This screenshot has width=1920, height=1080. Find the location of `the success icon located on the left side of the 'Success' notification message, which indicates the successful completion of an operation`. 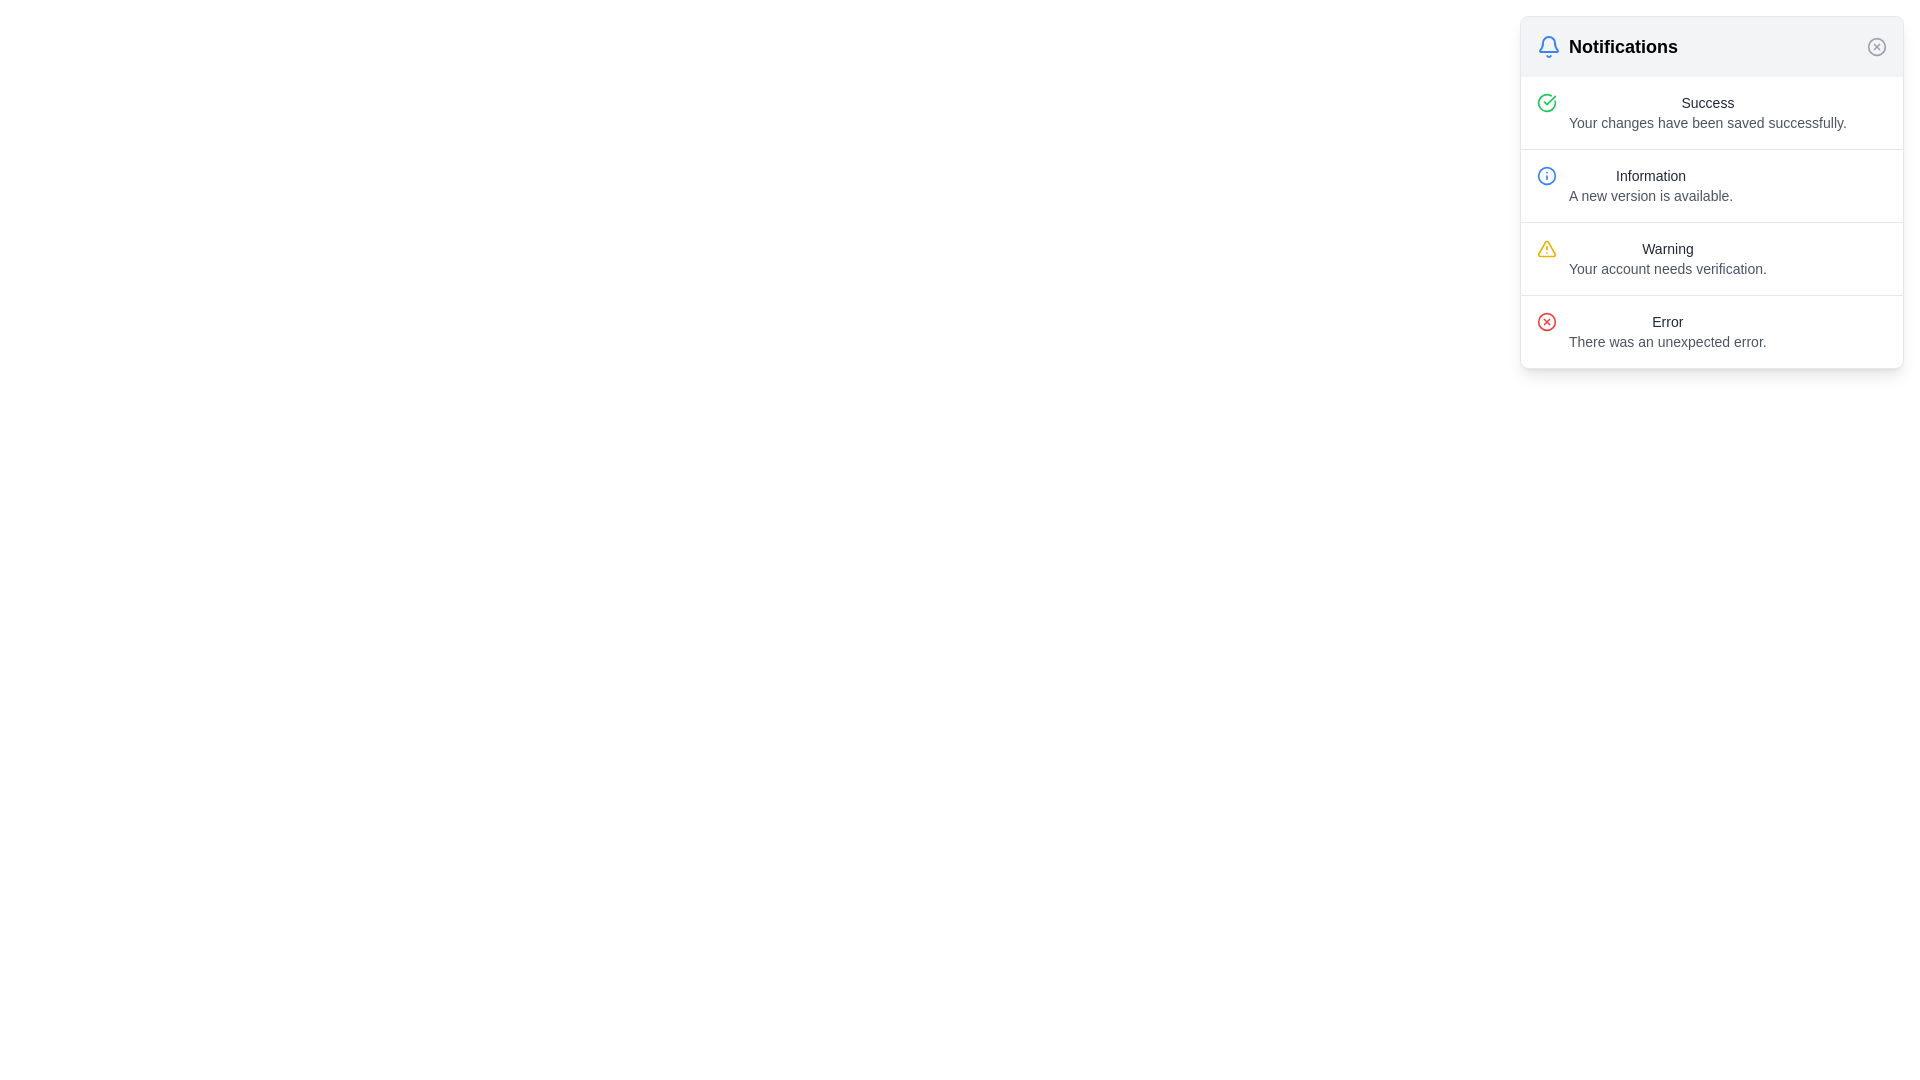

the success icon located on the left side of the 'Success' notification message, which indicates the successful completion of an operation is located at coordinates (1545, 103).